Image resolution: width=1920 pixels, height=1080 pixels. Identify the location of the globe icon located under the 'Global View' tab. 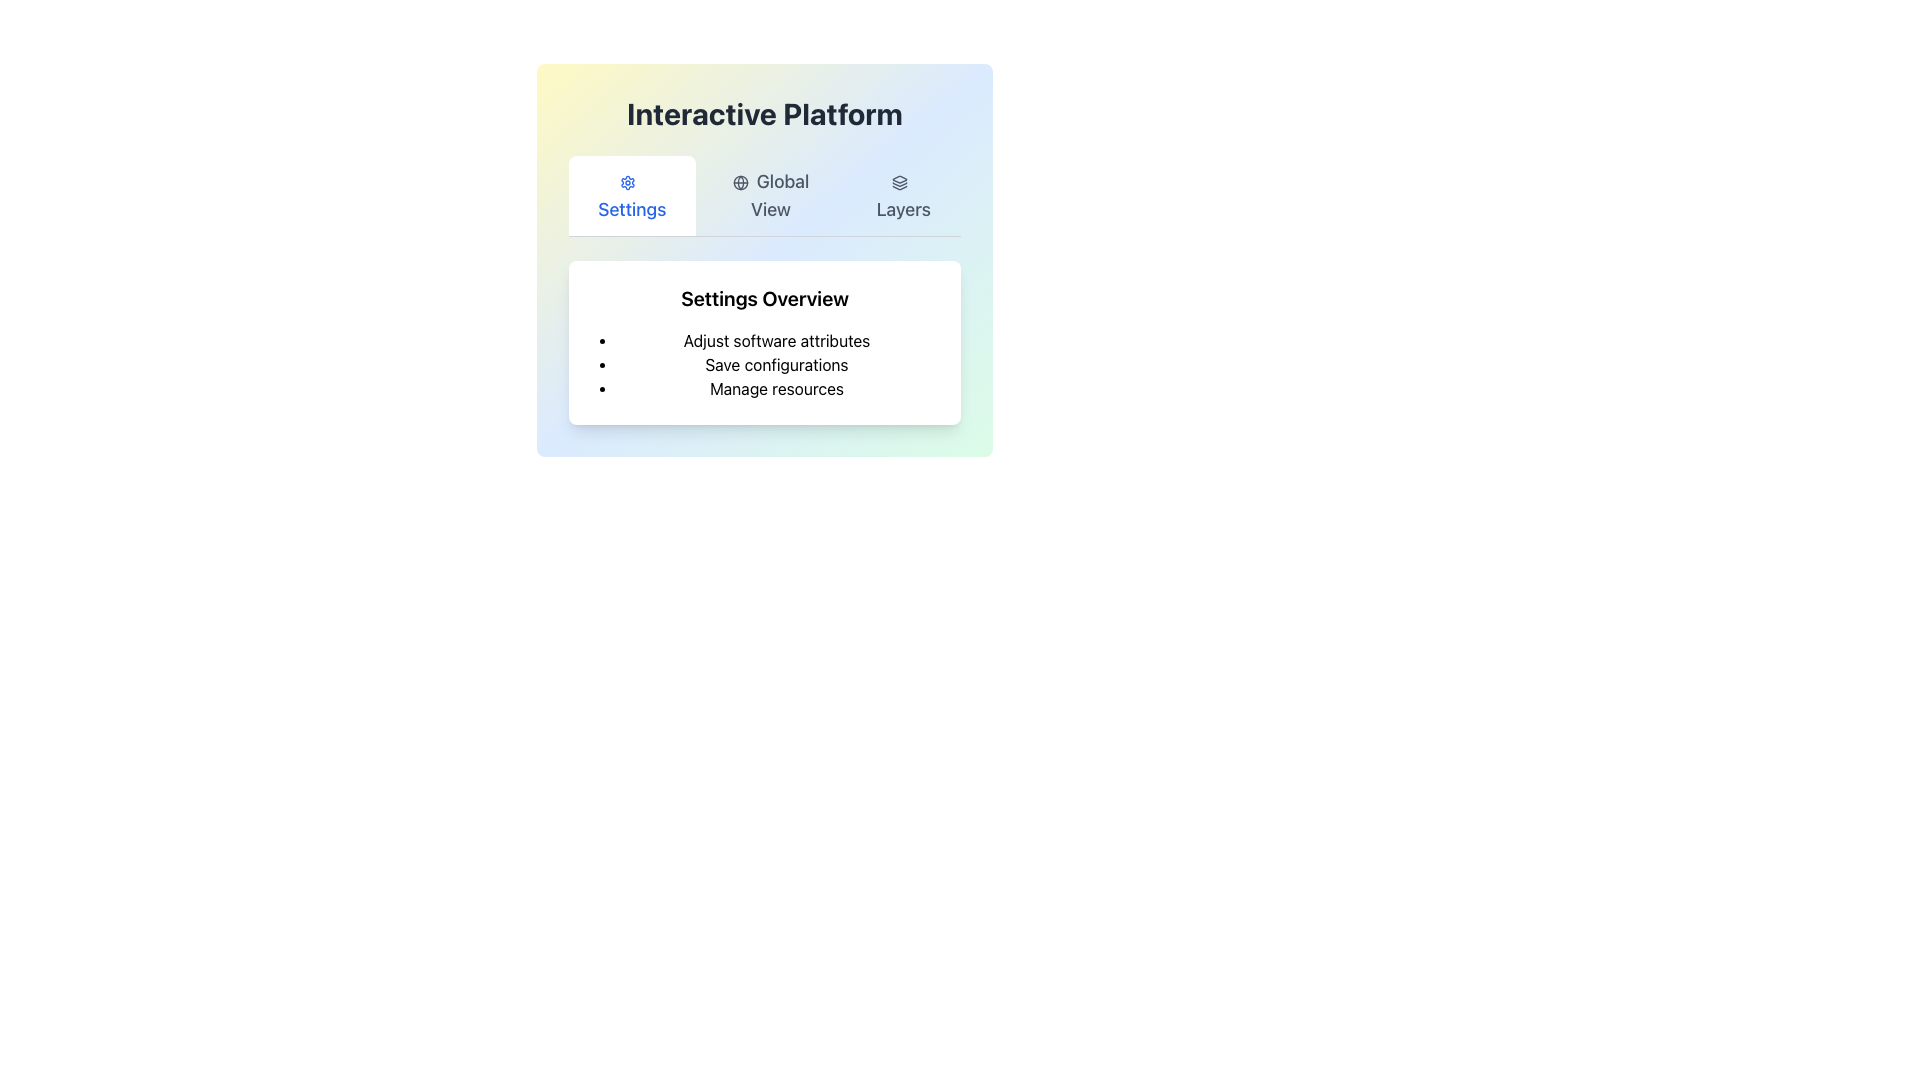
(739, 183).